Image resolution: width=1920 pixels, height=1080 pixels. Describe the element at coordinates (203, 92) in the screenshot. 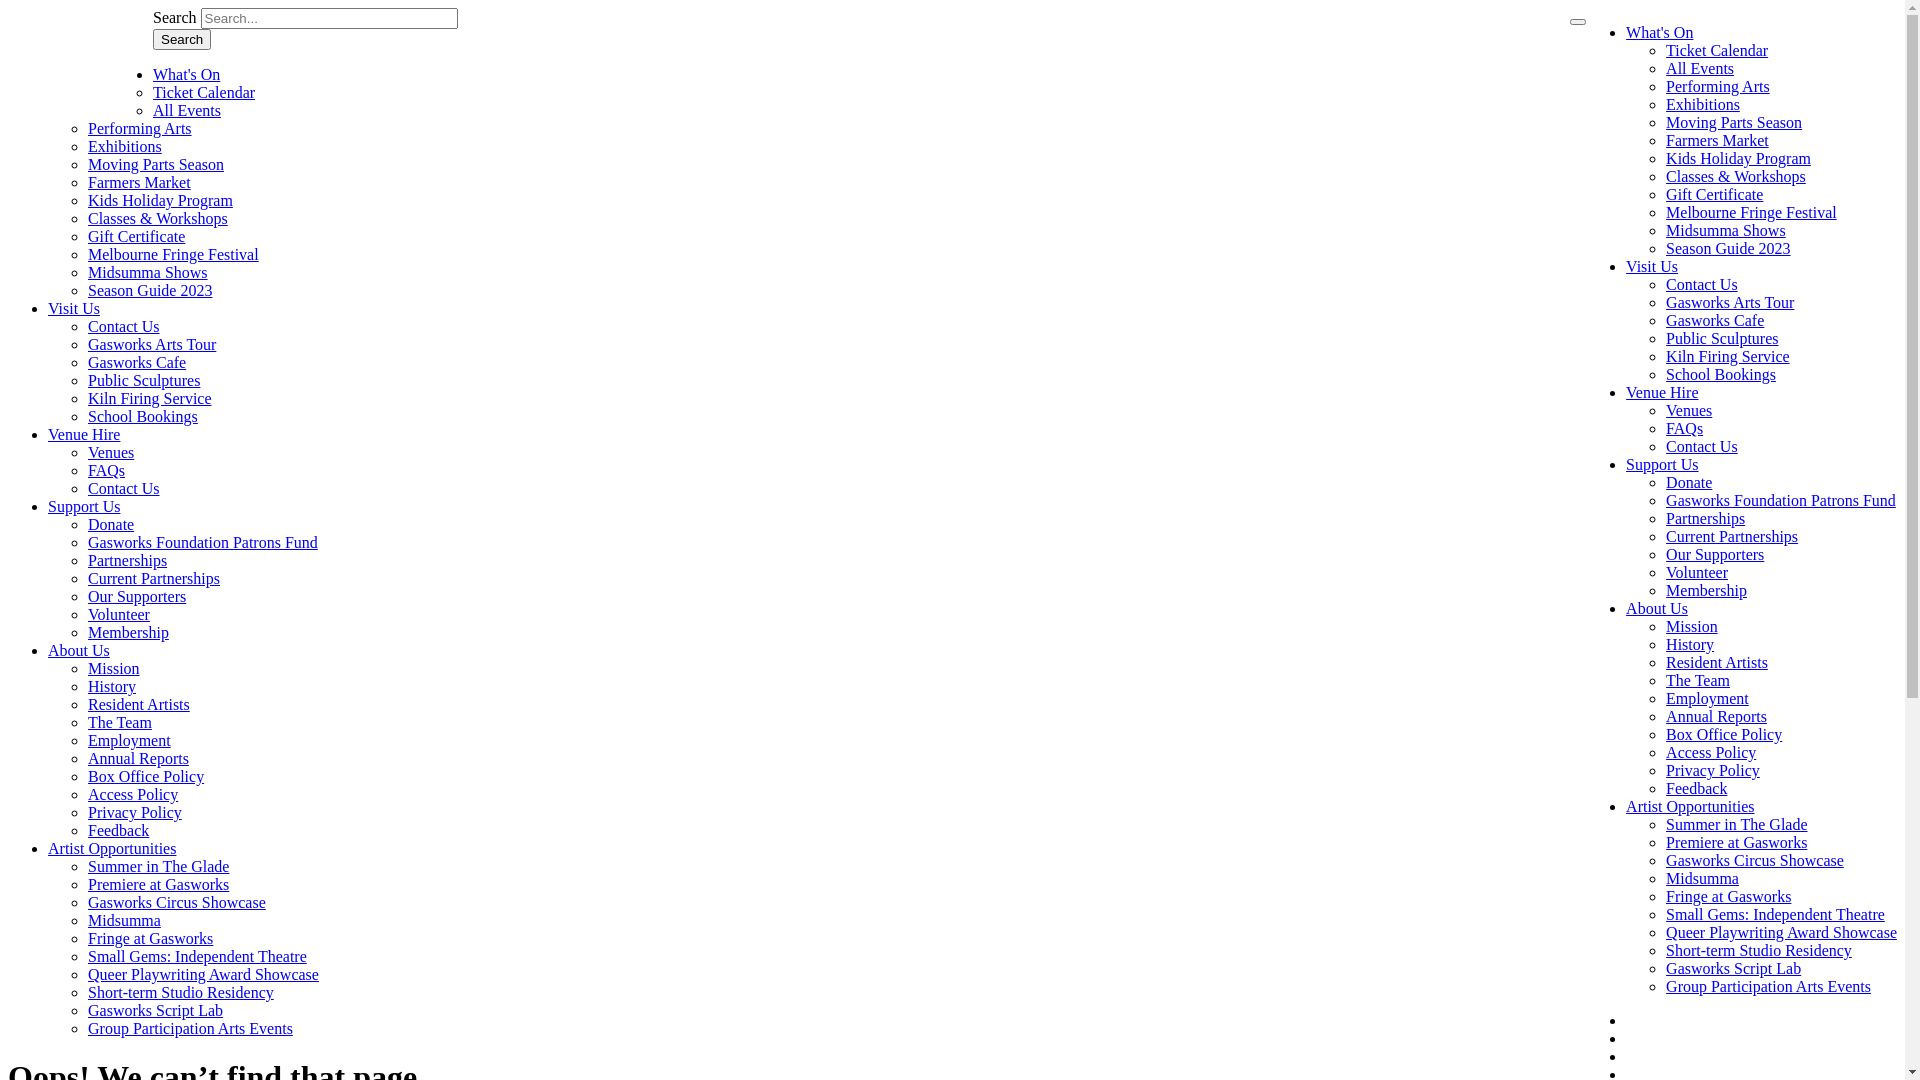

I see `'Ticket Calendar'` at that location.